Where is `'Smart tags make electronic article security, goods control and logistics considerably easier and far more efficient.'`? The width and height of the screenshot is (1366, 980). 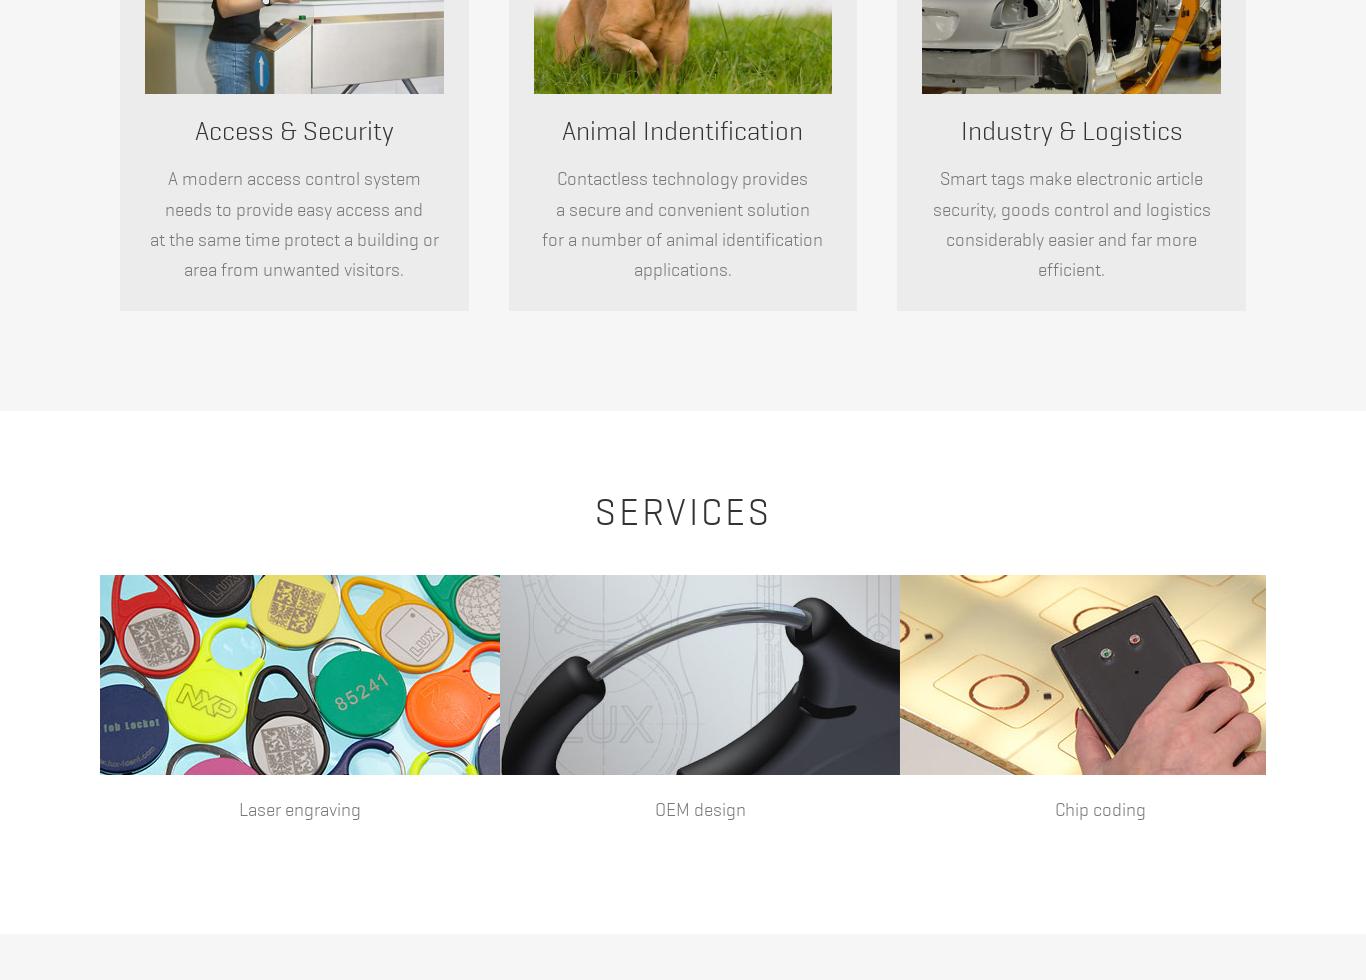 'Smart tags make electronic article security, goods control and logistics considerably easier and far more efficient.' is located at coordinates (932, 224).